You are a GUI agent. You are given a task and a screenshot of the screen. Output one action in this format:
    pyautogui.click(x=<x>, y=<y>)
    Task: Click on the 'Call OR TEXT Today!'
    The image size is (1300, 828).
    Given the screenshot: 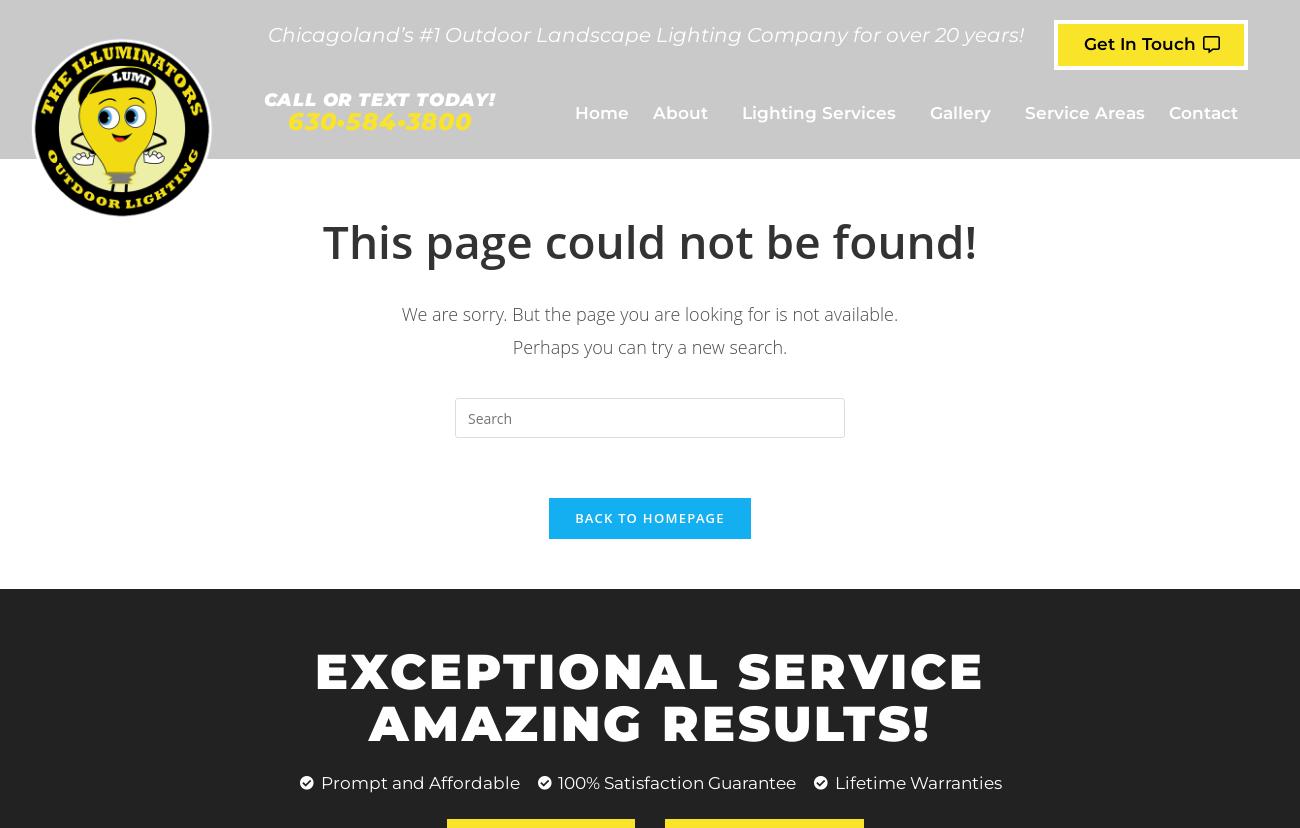 What is the action you would take?
    pyautogui.click(x=377, y=100)
    